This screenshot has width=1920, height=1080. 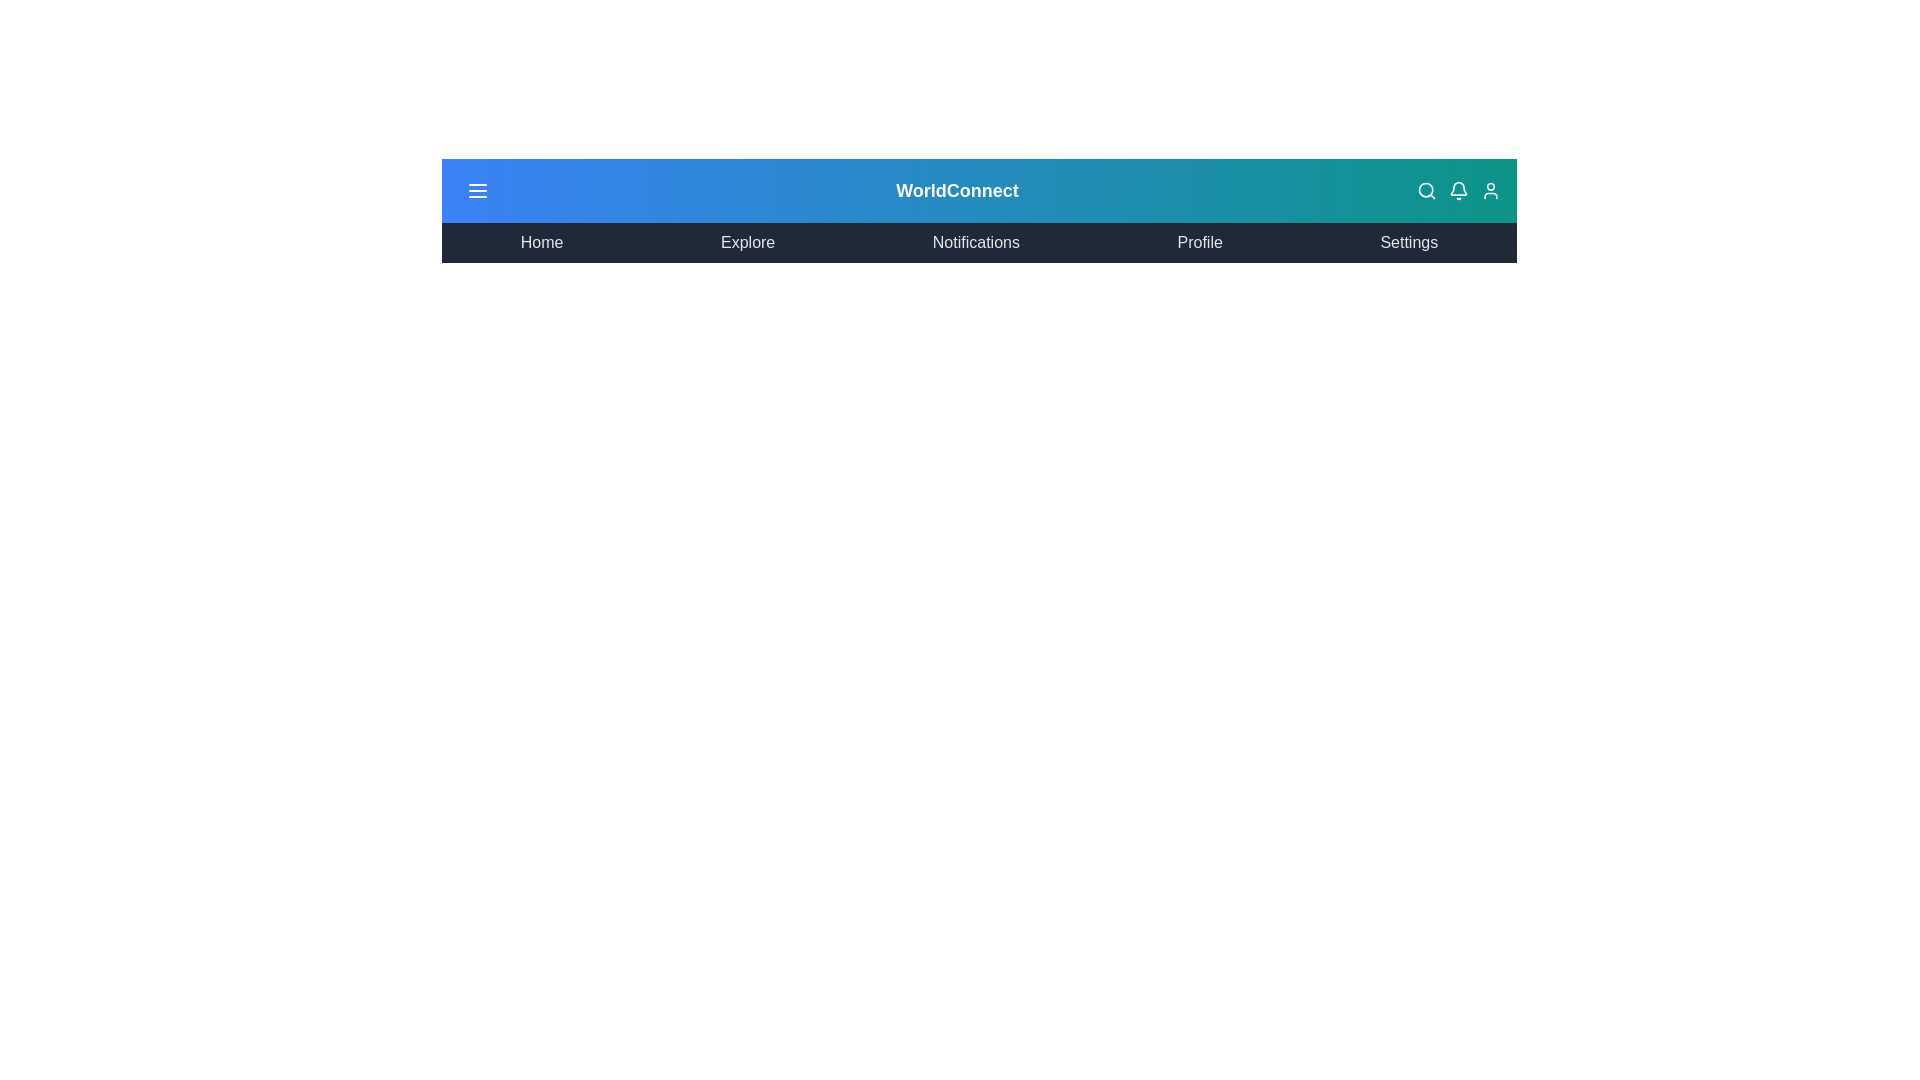 What do you see at coordinates (747, 242) in the screenshot?
I see `the menu item labeled Explore` at bounding box center [747, 242].